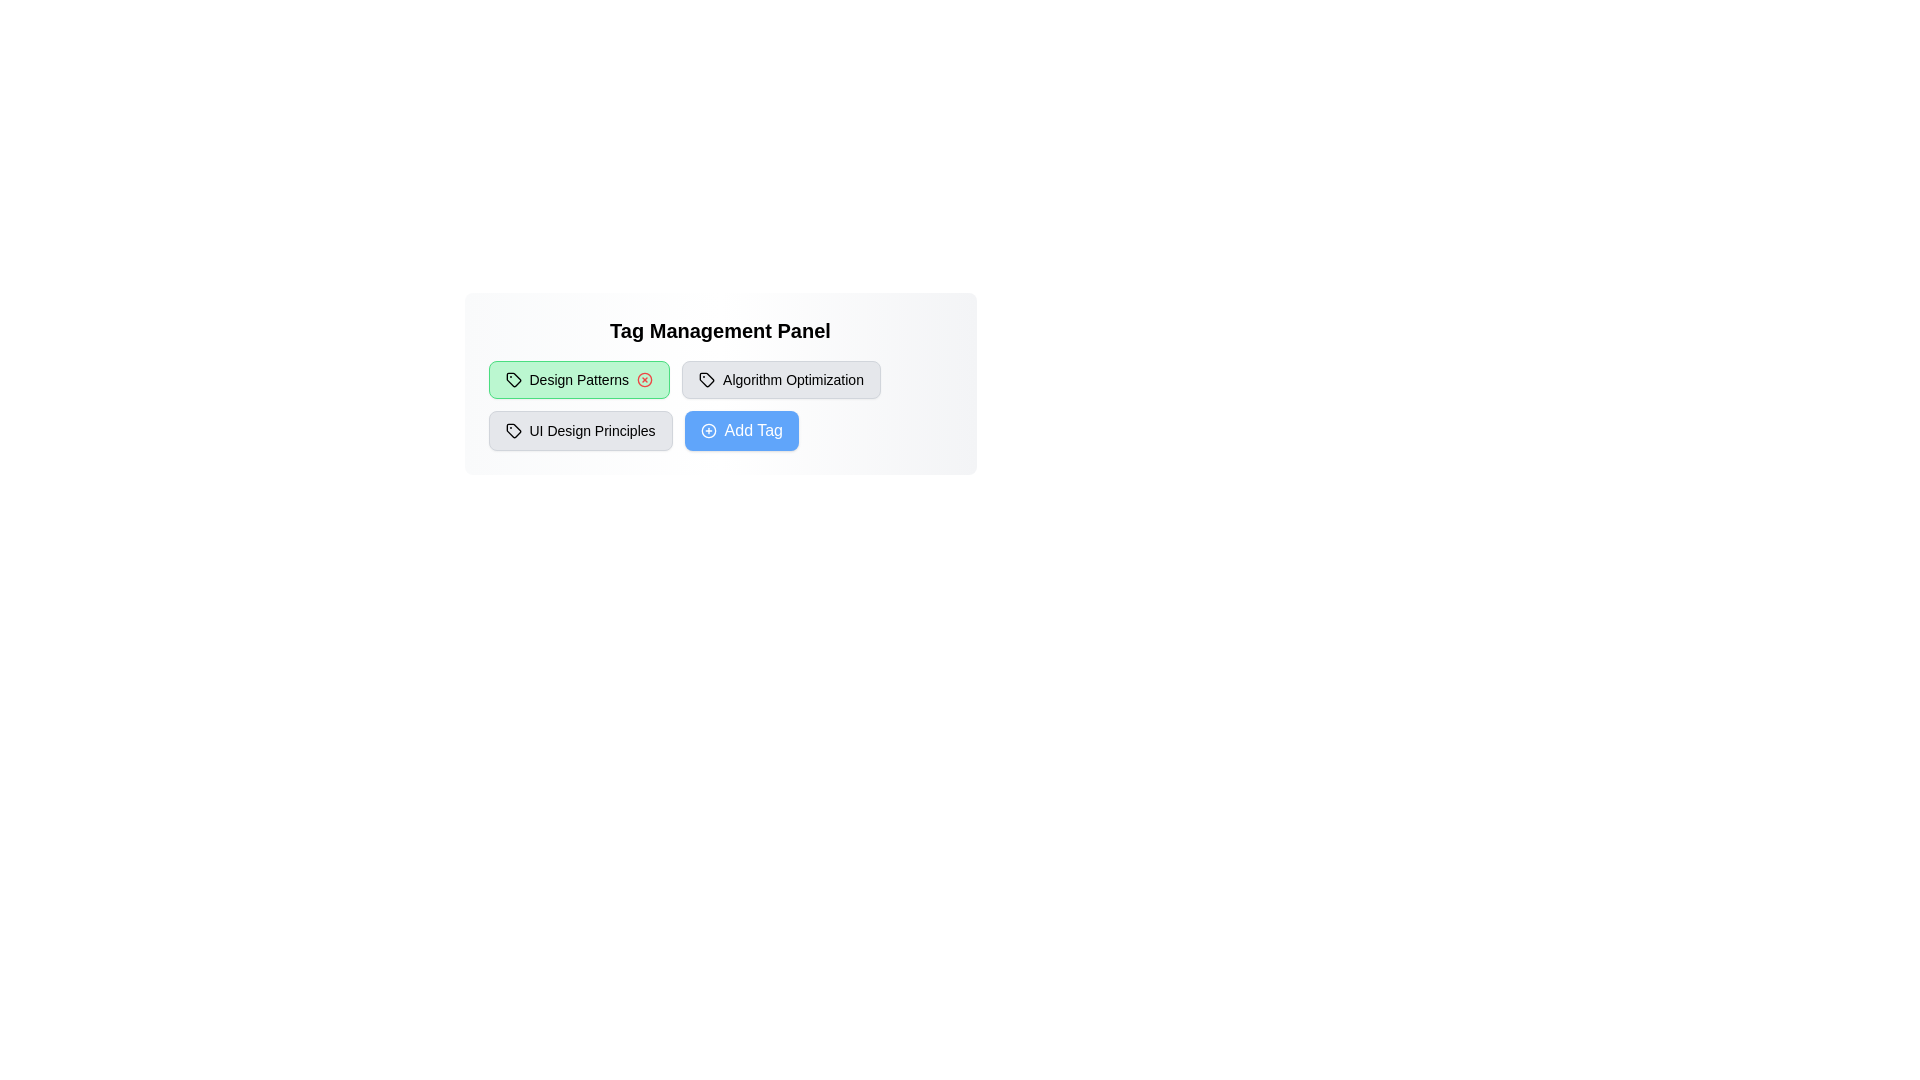  What do you see at coordinates (740, 430) in the screenshot?
I see `the 'Add Tag' button to add a new tag` at bounding box center [740, 430].